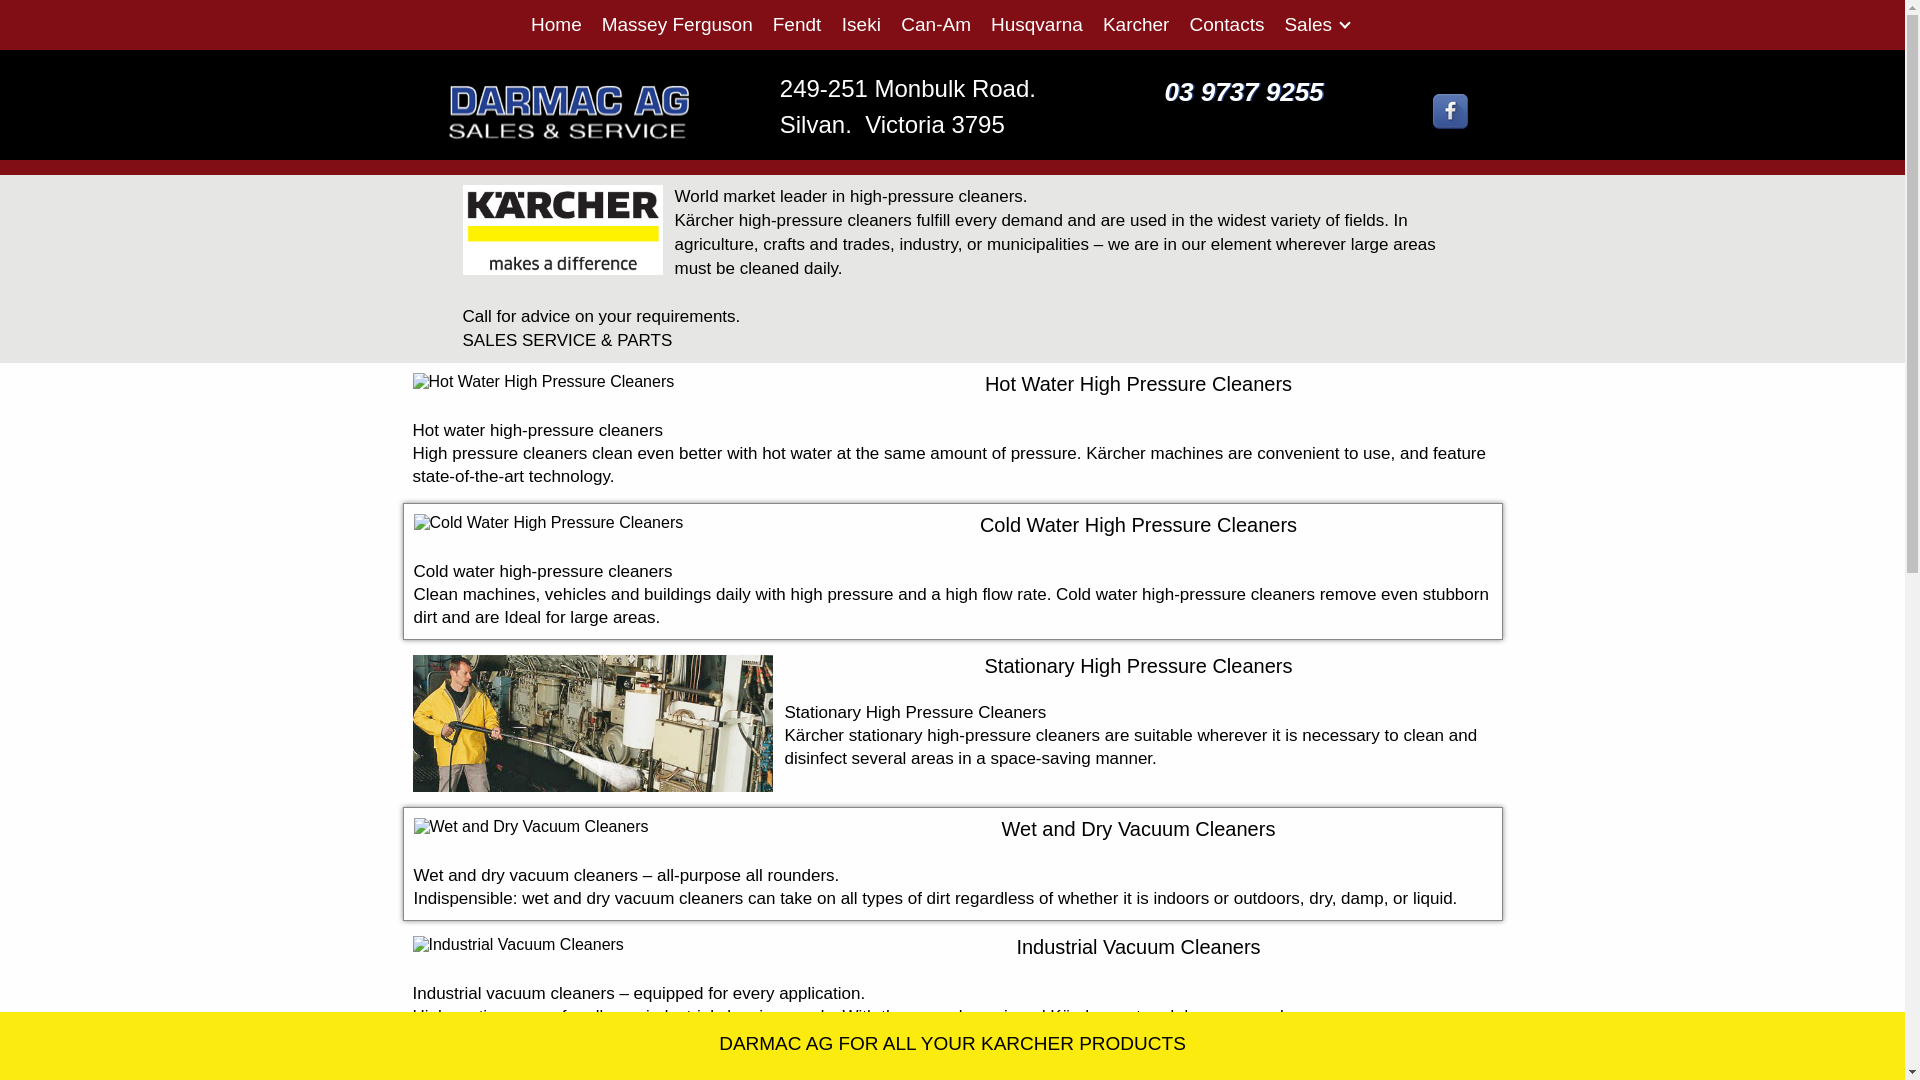  Describe the element at coordinates (796, 24) in the screenshot. I see `'Fendt'` at that location.